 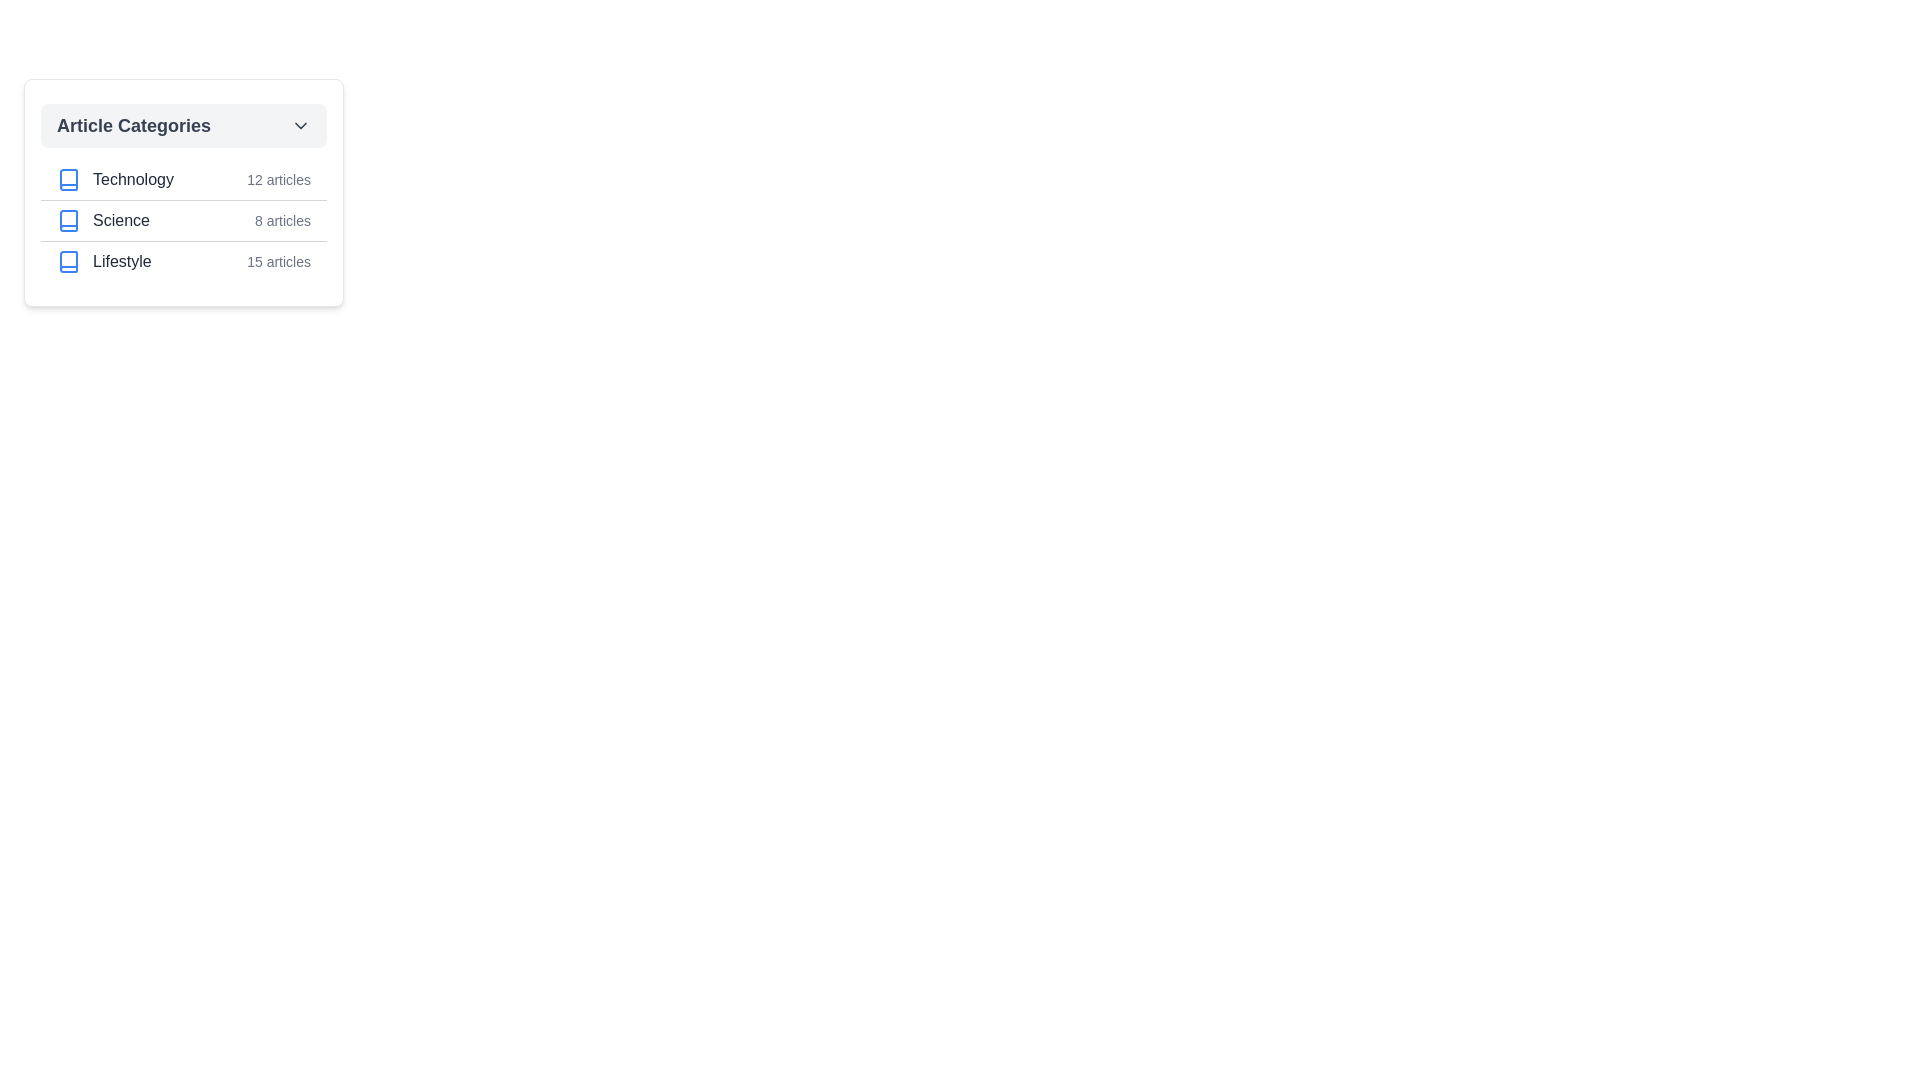 What do you see at coordinates (133, 126) in the screenshot?
I see `the static text label element that serves as a title for the dropdown component, located at the upper section of the dropdown list and aligned to the left` at bounding box center [133, 126].